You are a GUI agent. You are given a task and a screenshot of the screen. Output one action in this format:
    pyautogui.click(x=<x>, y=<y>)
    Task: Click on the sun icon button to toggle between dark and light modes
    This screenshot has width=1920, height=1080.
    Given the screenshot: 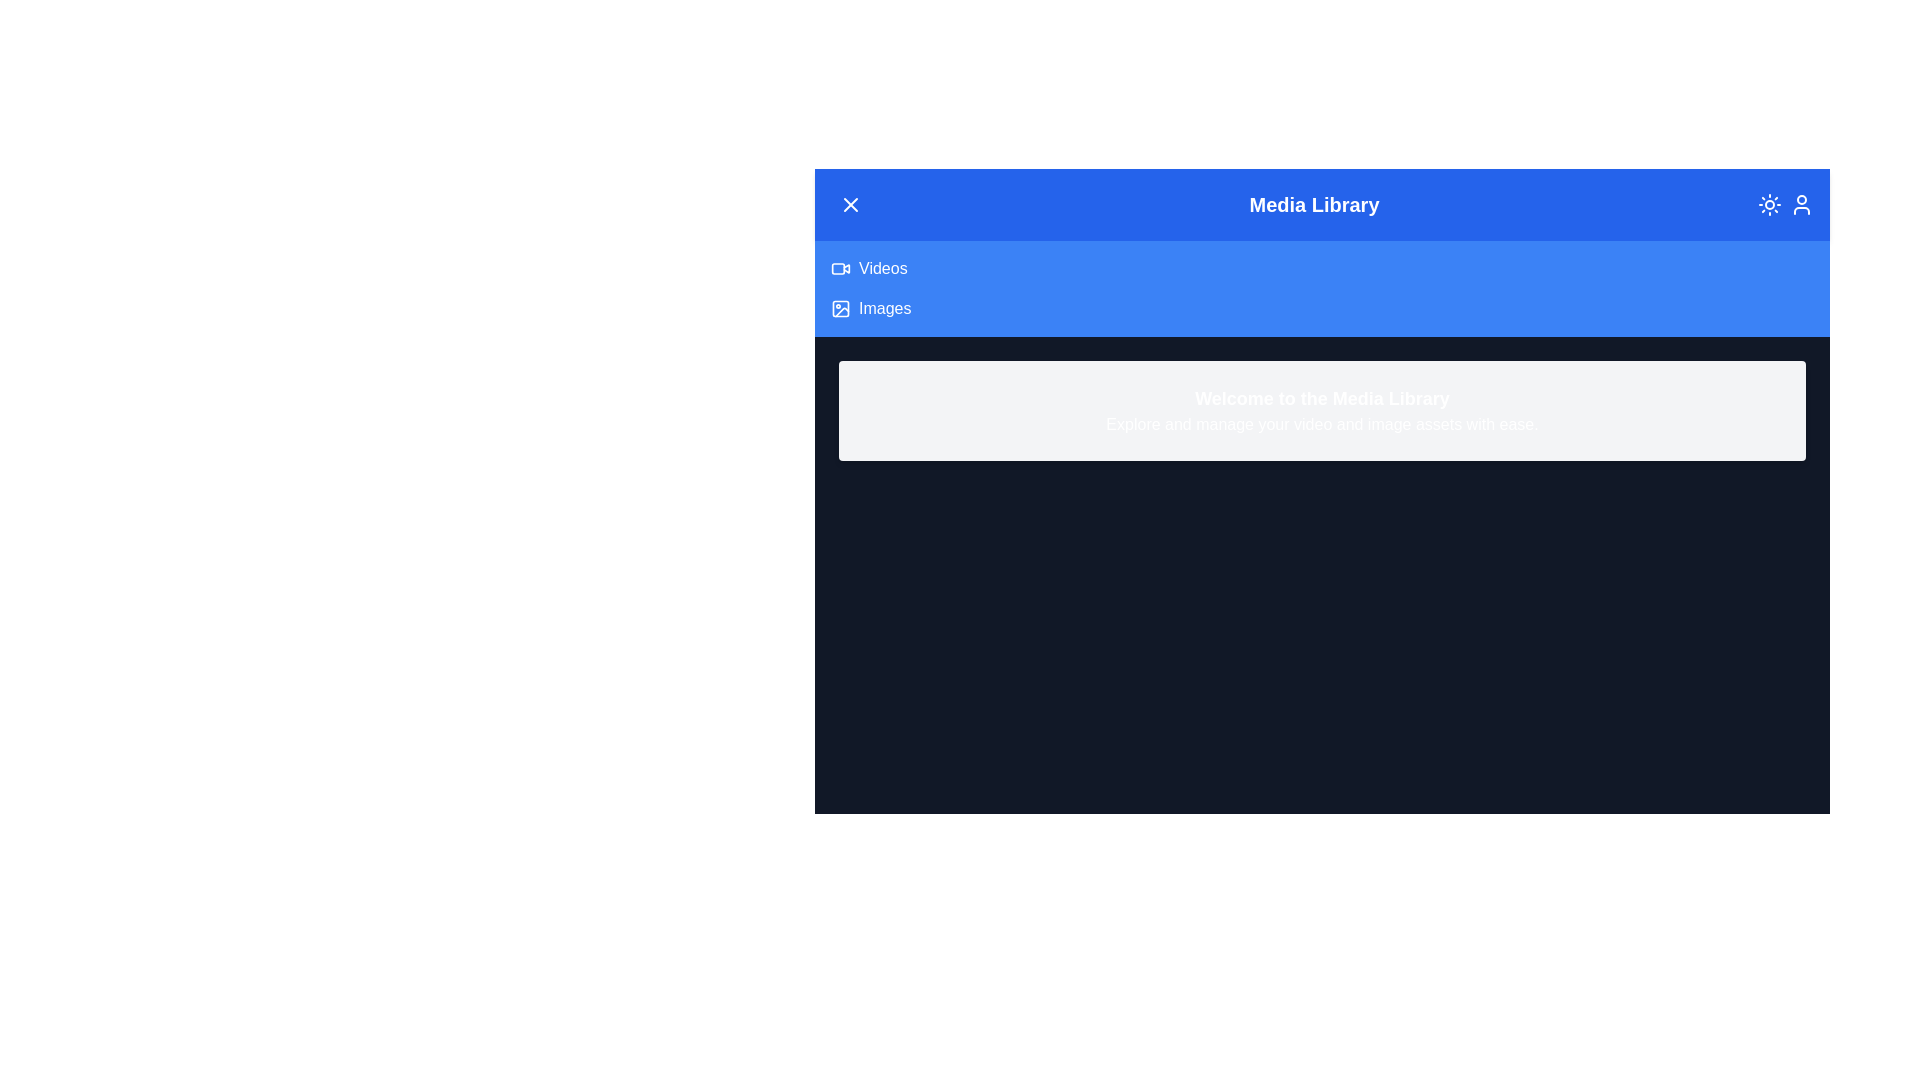 What is the action you would take?
    pyautogui.click(x=1770, y=204)
    